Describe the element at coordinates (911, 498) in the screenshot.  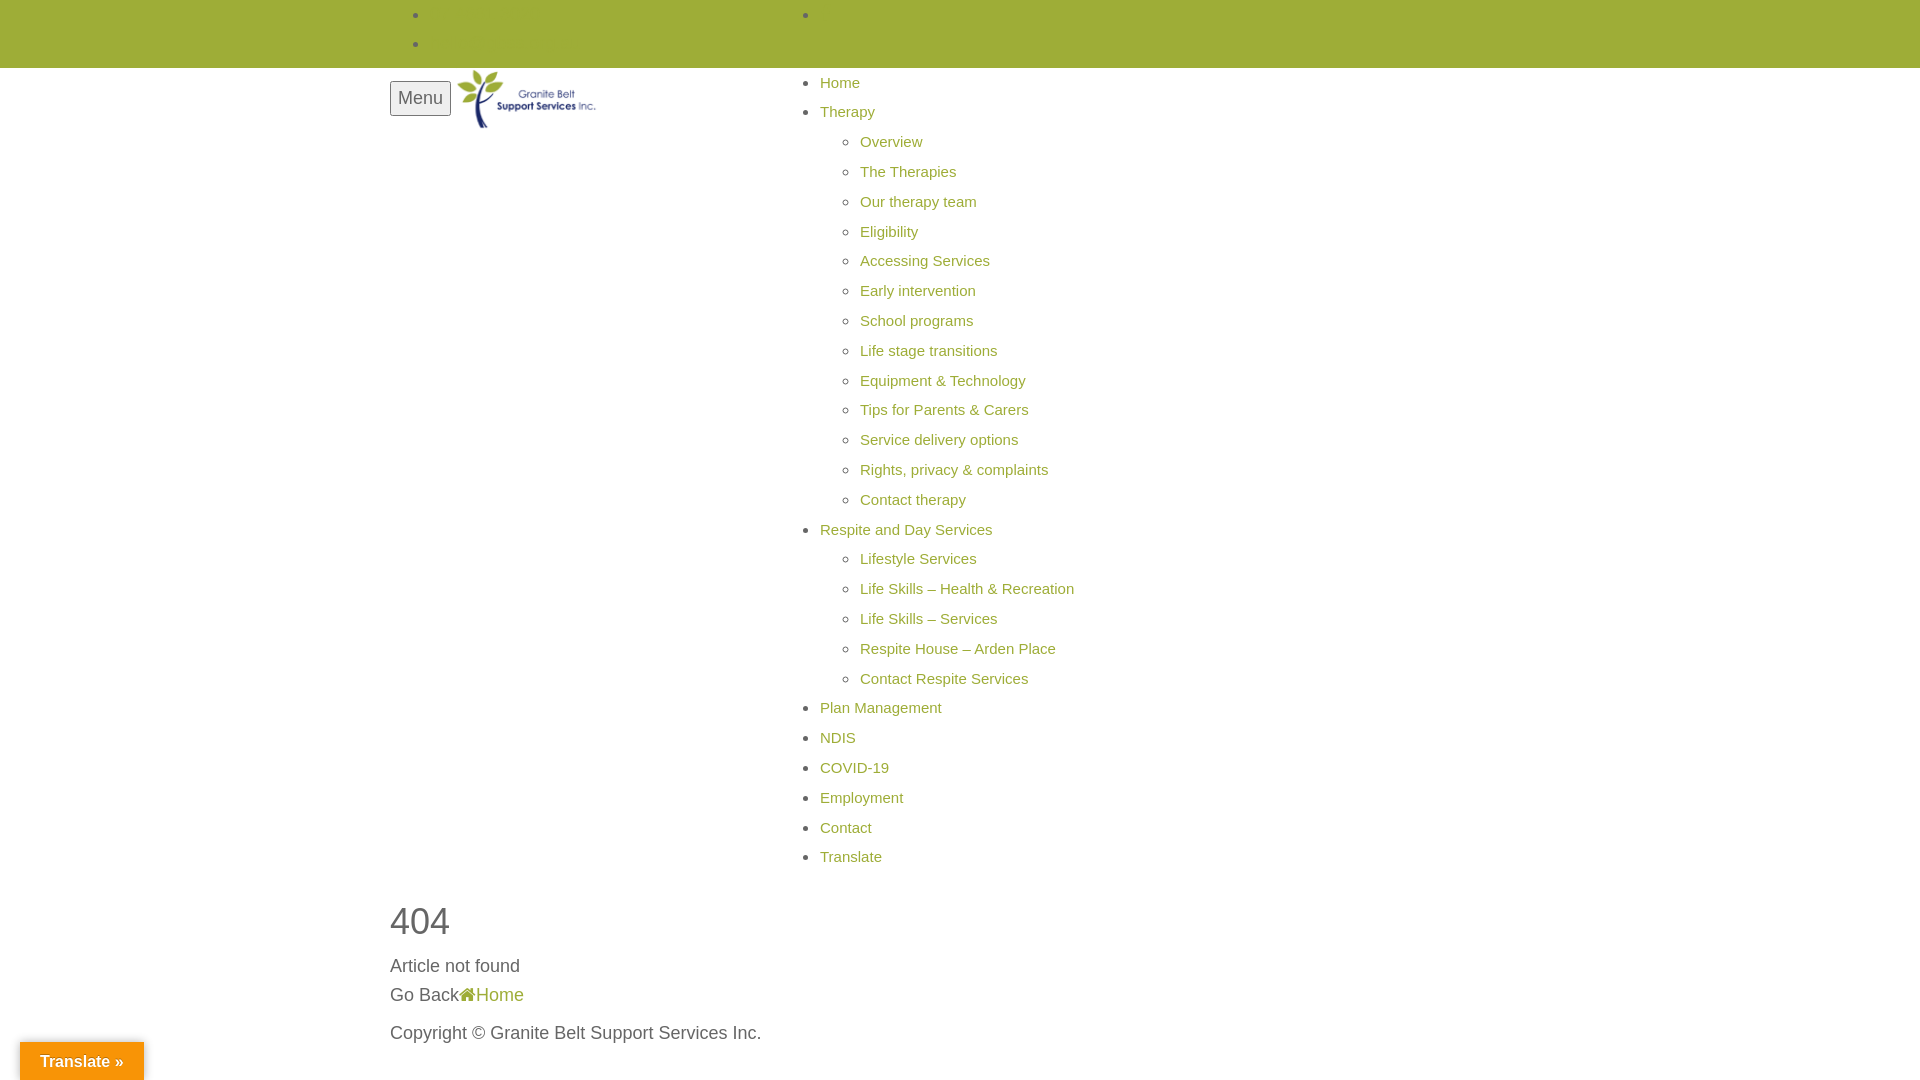
I see `'Contact therapy'` at that location.